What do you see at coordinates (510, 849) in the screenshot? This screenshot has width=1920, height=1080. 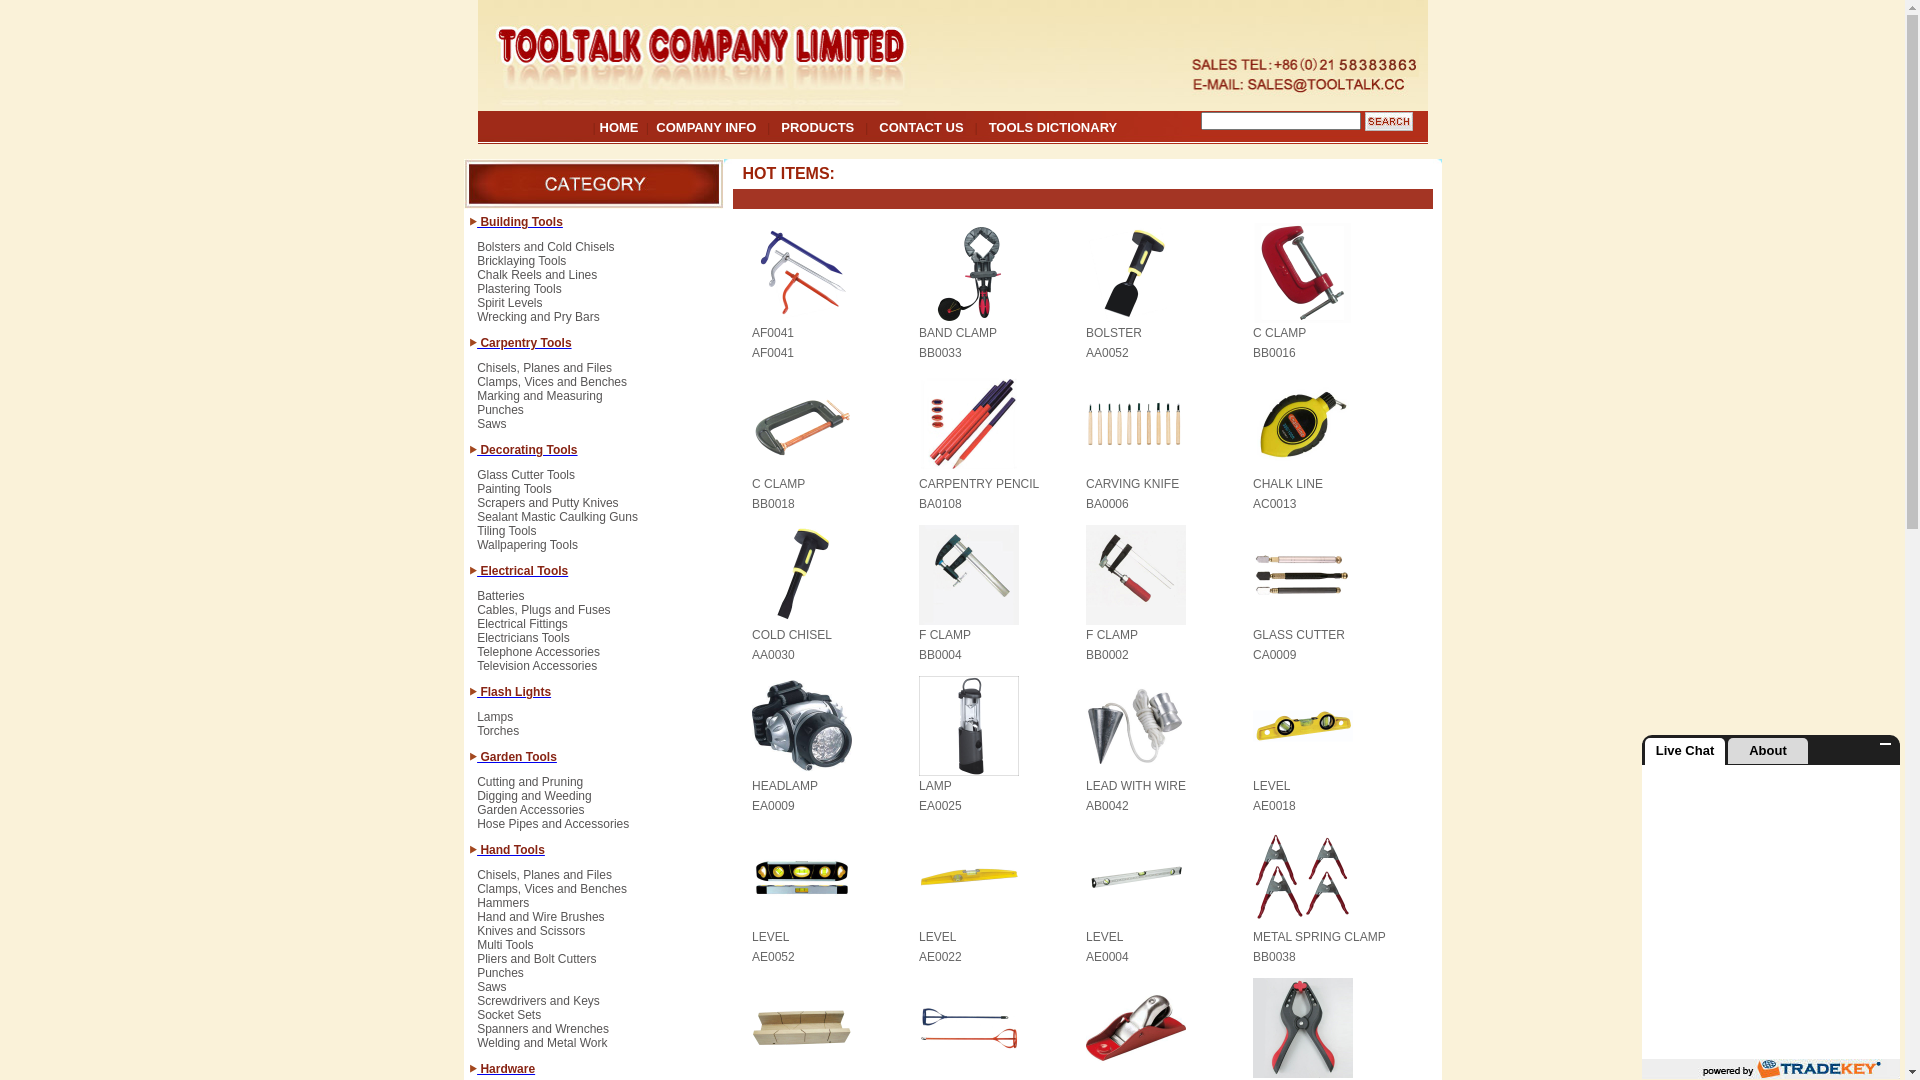 I see `'Hand Tools'` at bounding box center [510, 849].